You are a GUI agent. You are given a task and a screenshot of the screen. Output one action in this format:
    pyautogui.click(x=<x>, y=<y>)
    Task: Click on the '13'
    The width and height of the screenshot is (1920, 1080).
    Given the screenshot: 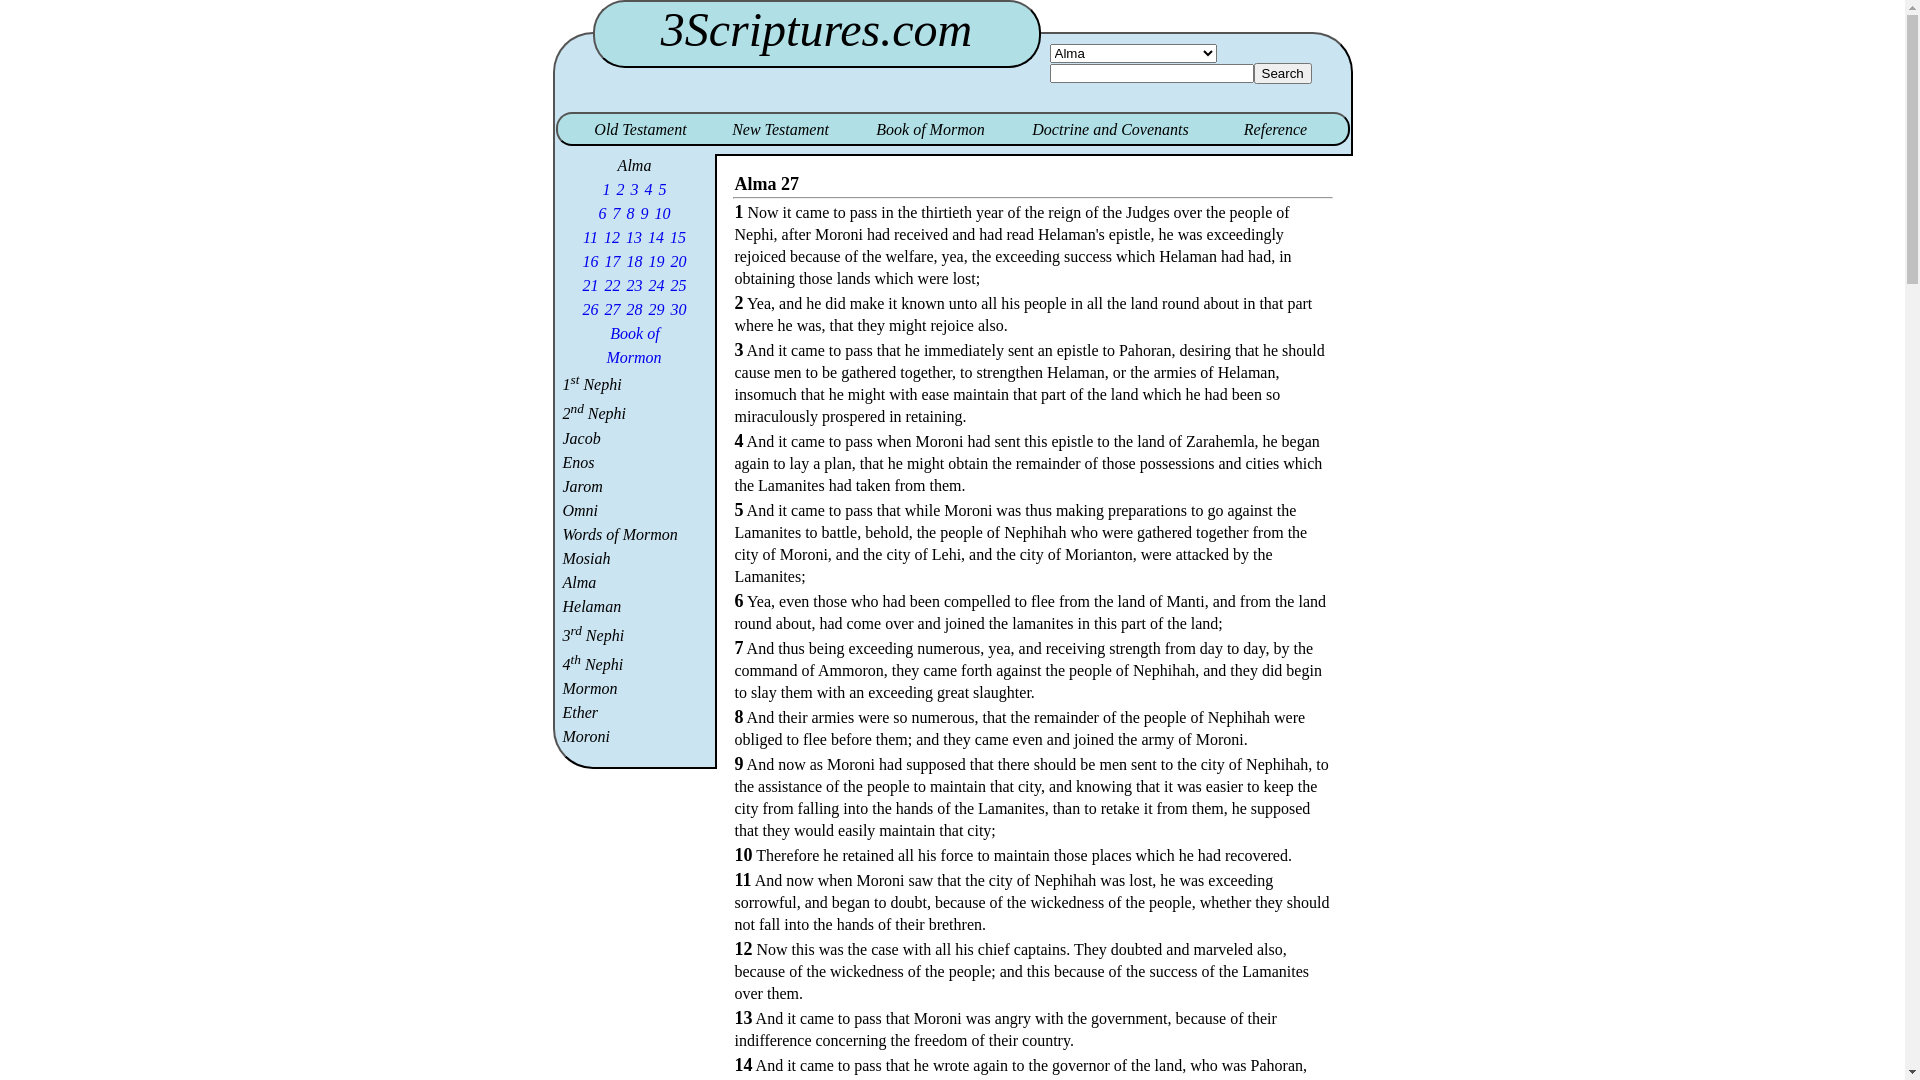 What is the action you would take?
    pyautogui.click(x=623, y=236)
    